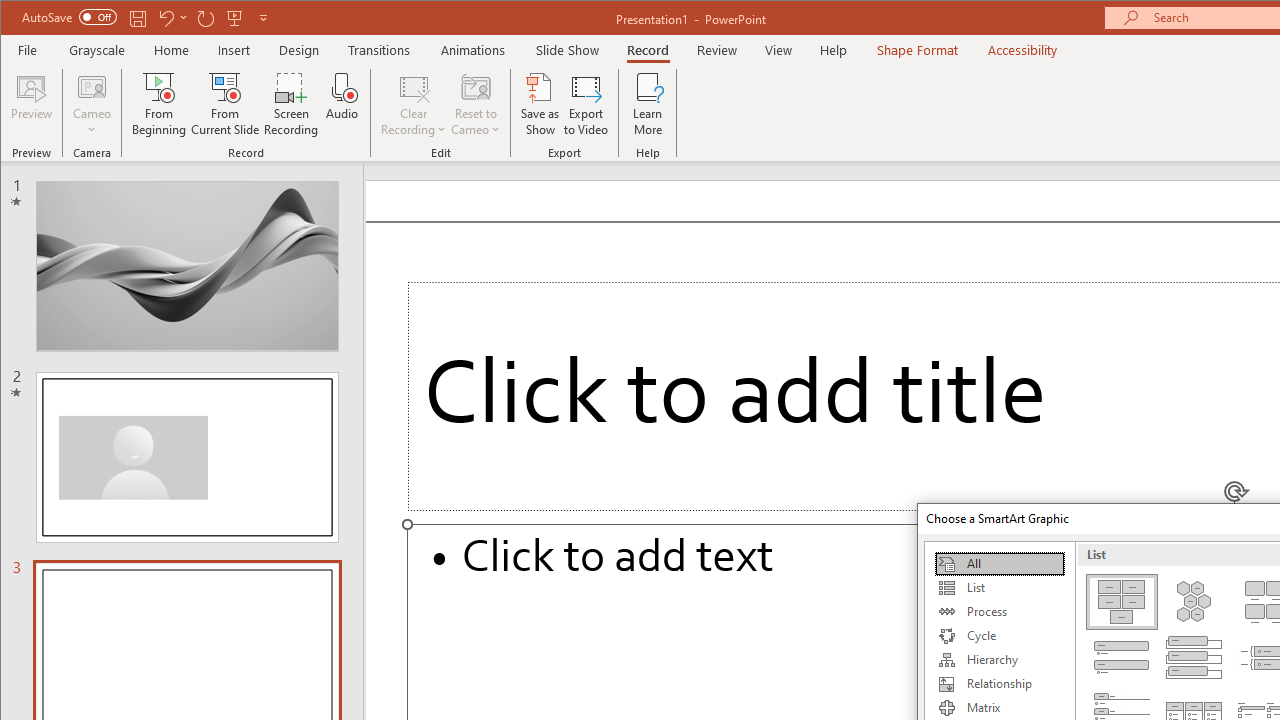 The image size is (1280, 720). I want to click on 'Cycle', so click(999, 636).